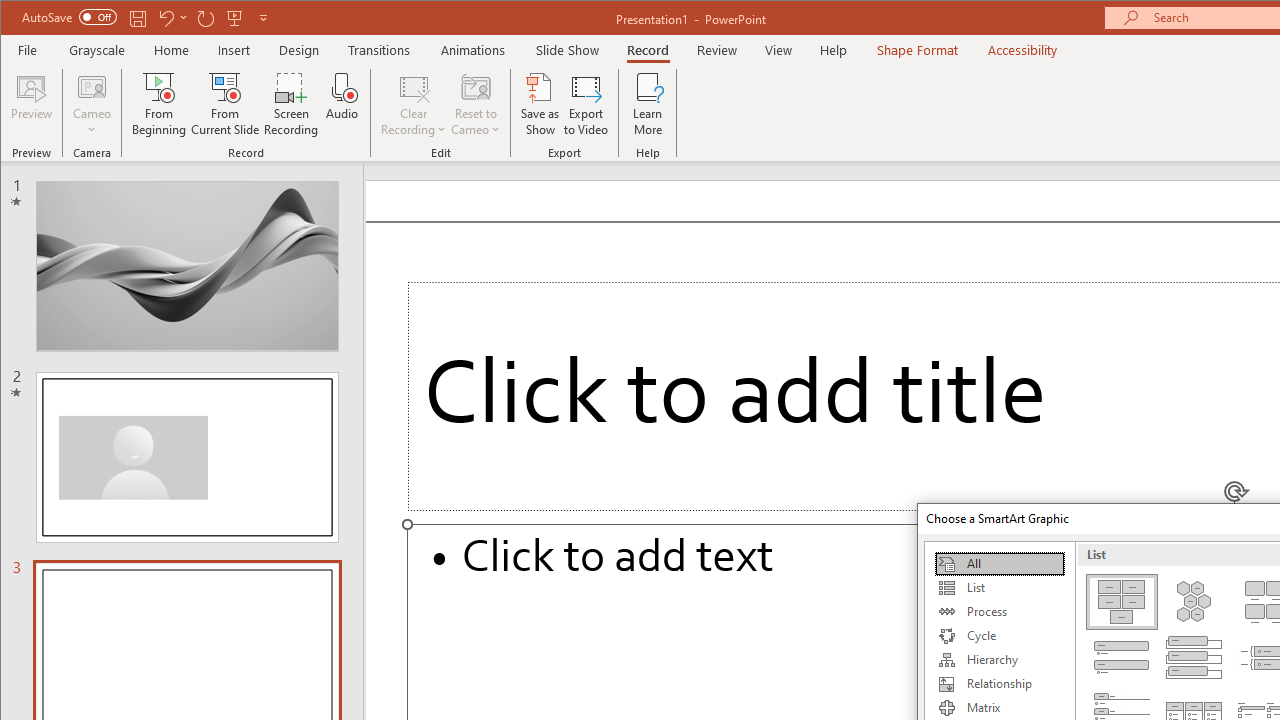 The image size is (1280, 720). I want to click on 'Cycle', so click(999, 636).